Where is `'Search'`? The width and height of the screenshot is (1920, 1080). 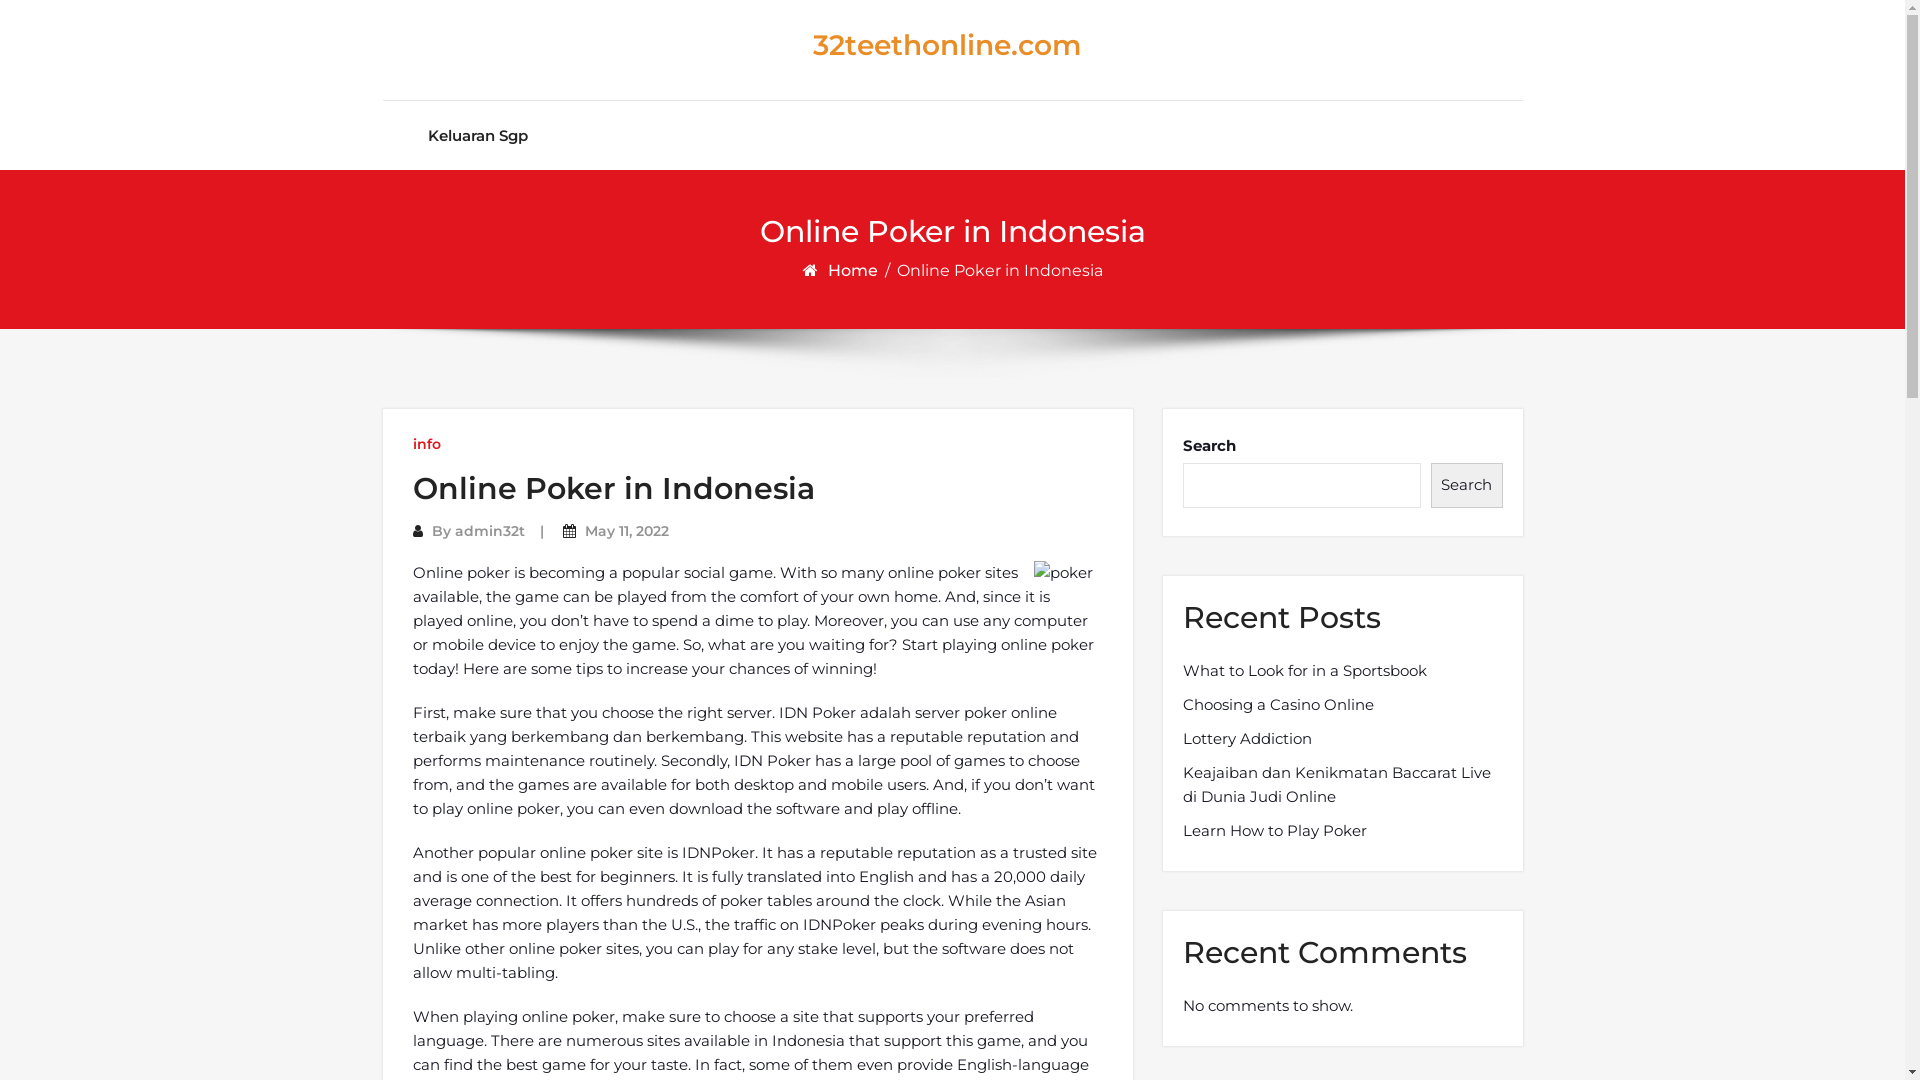
'Search' is located at coordinates (1467, 485).